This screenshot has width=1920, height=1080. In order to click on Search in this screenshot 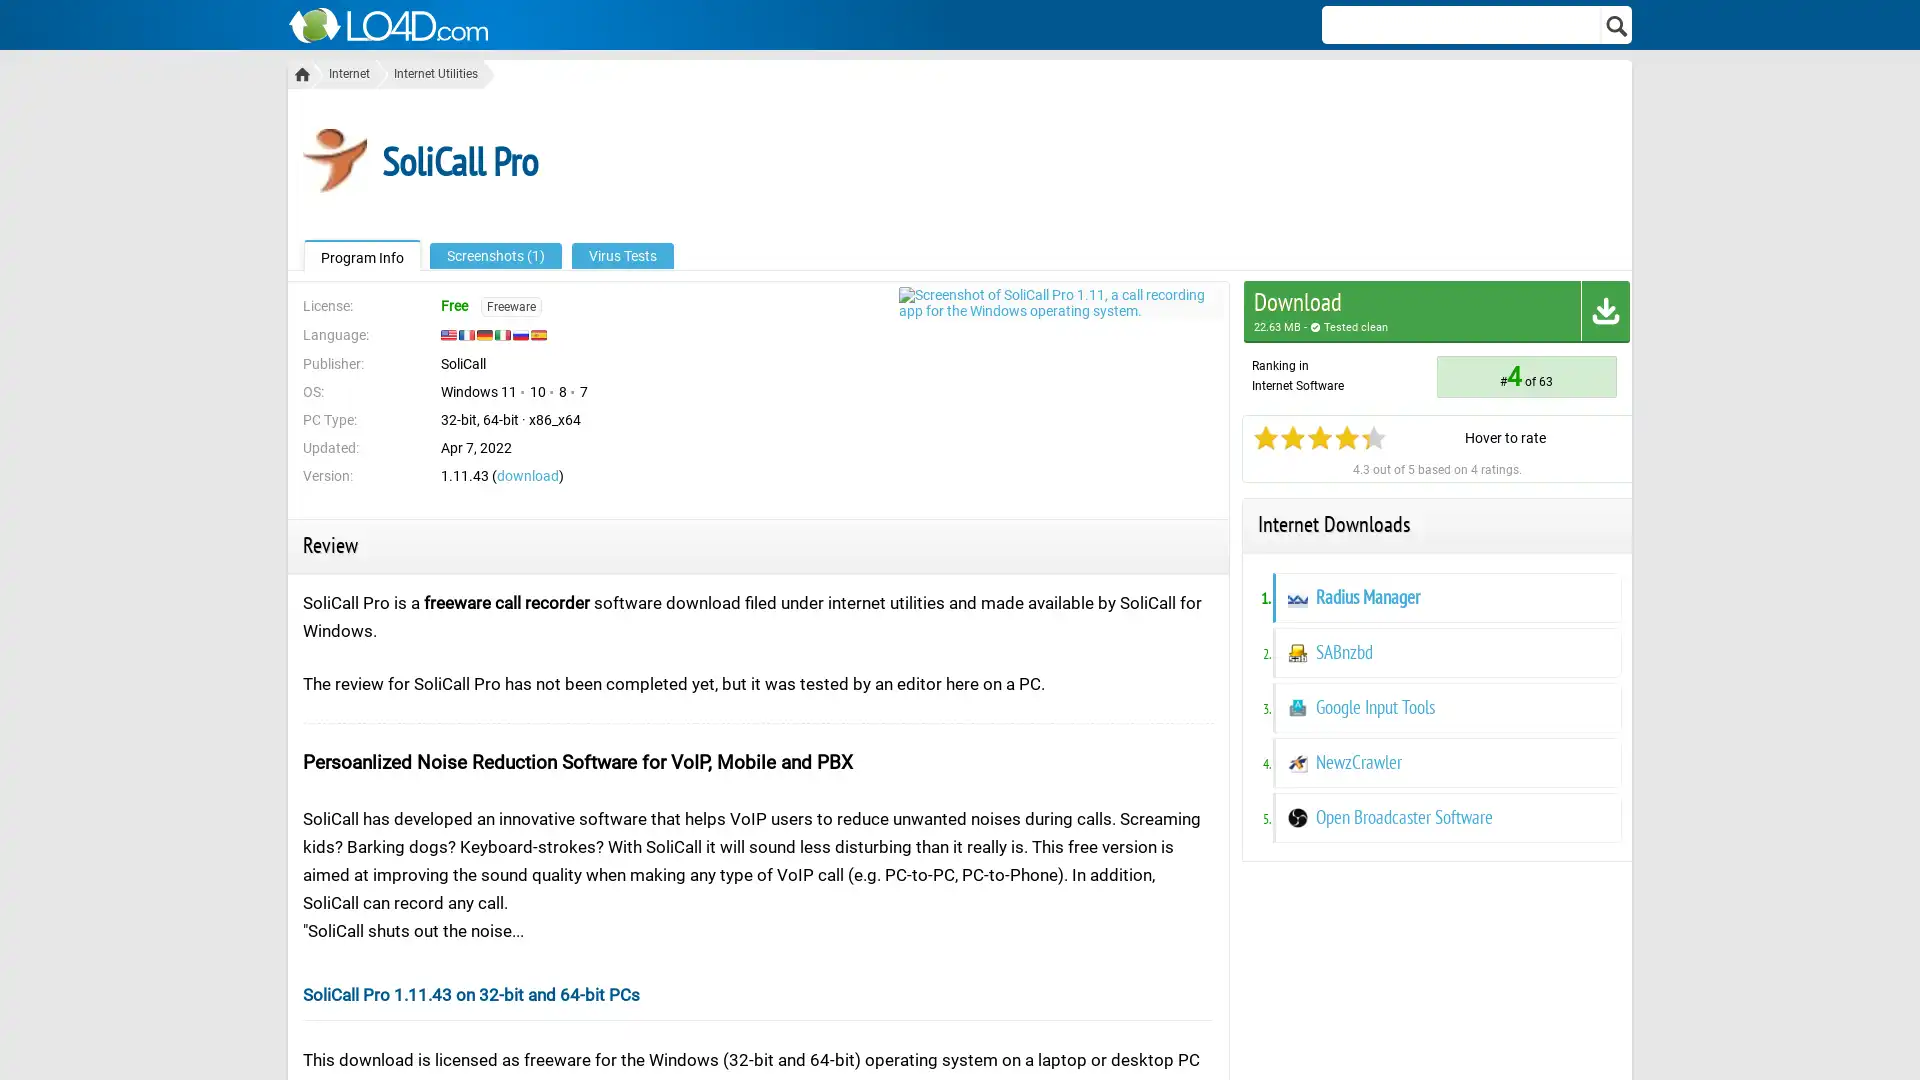, I will do `click(1617, 24)`.